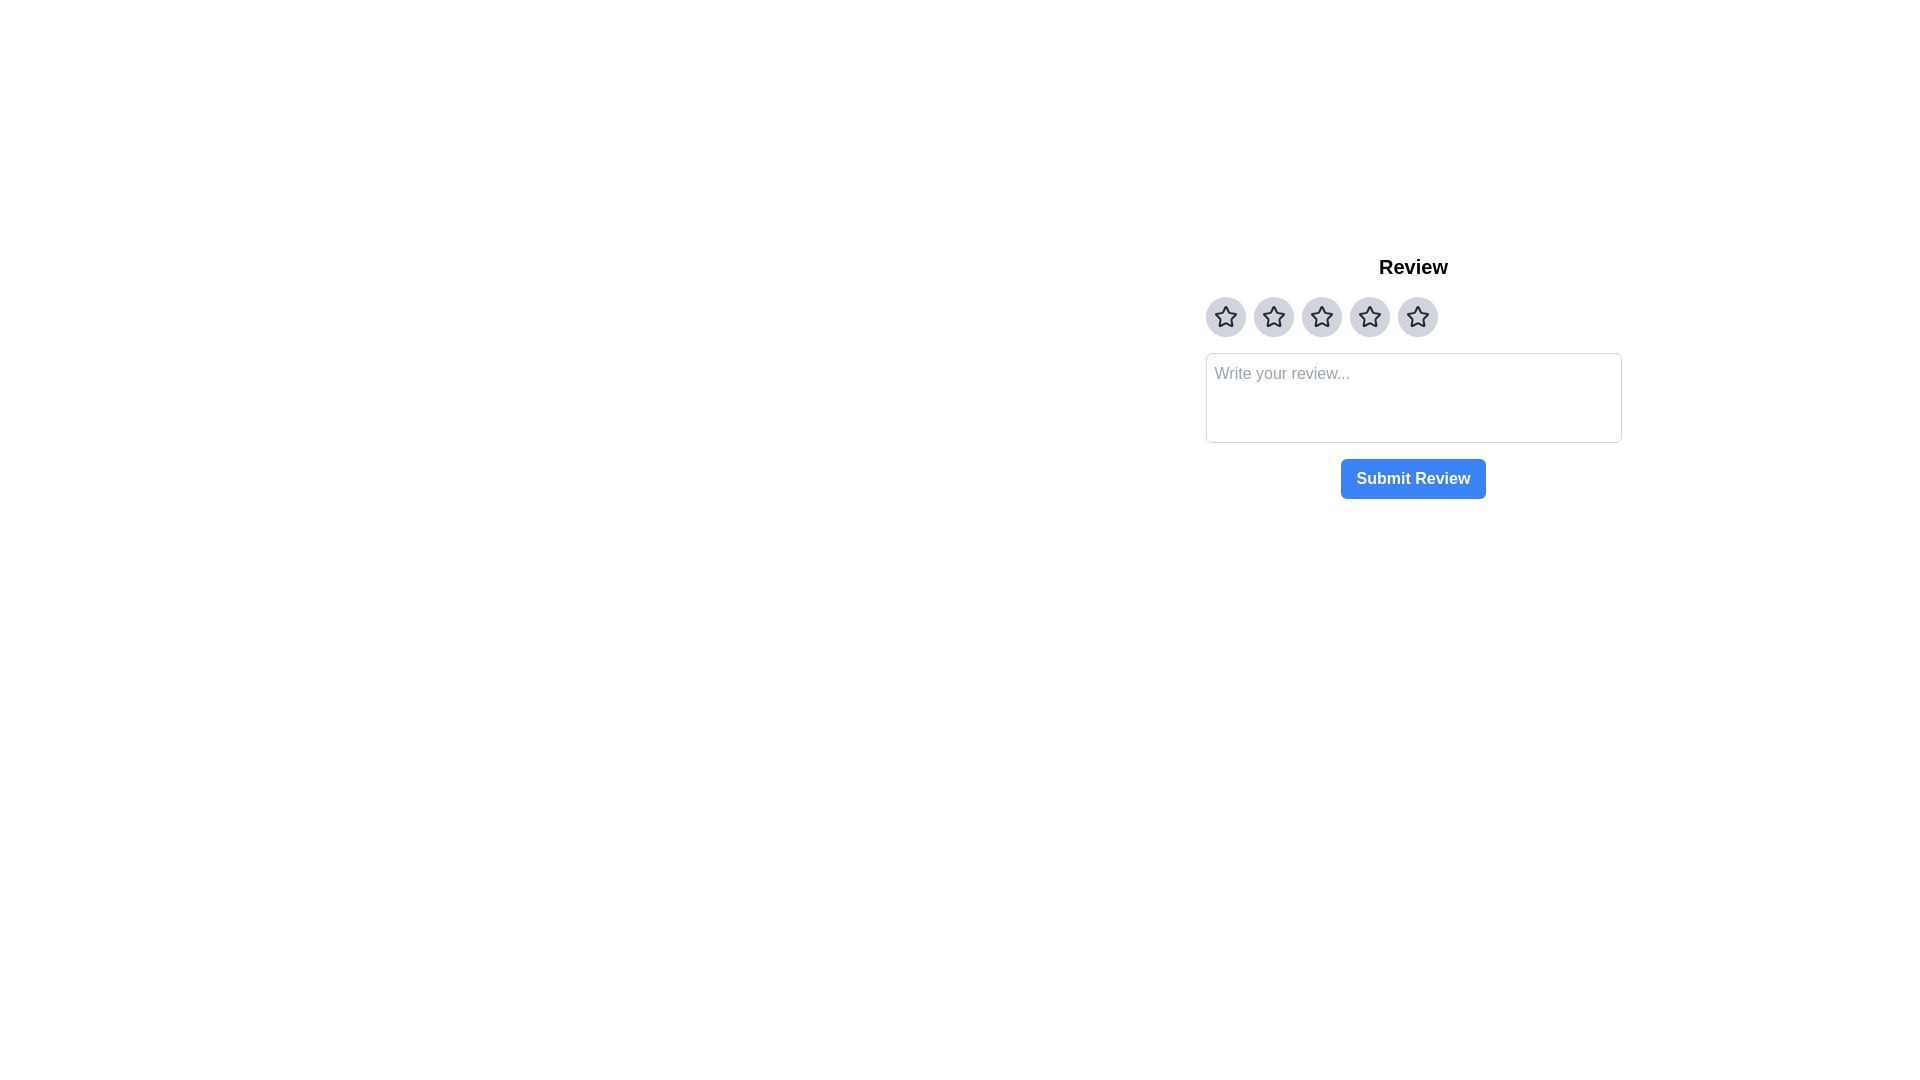  Describe the element at coordinates (1368, 315) in the screenshot. I see `the fourth star in the rating bar` at that location.